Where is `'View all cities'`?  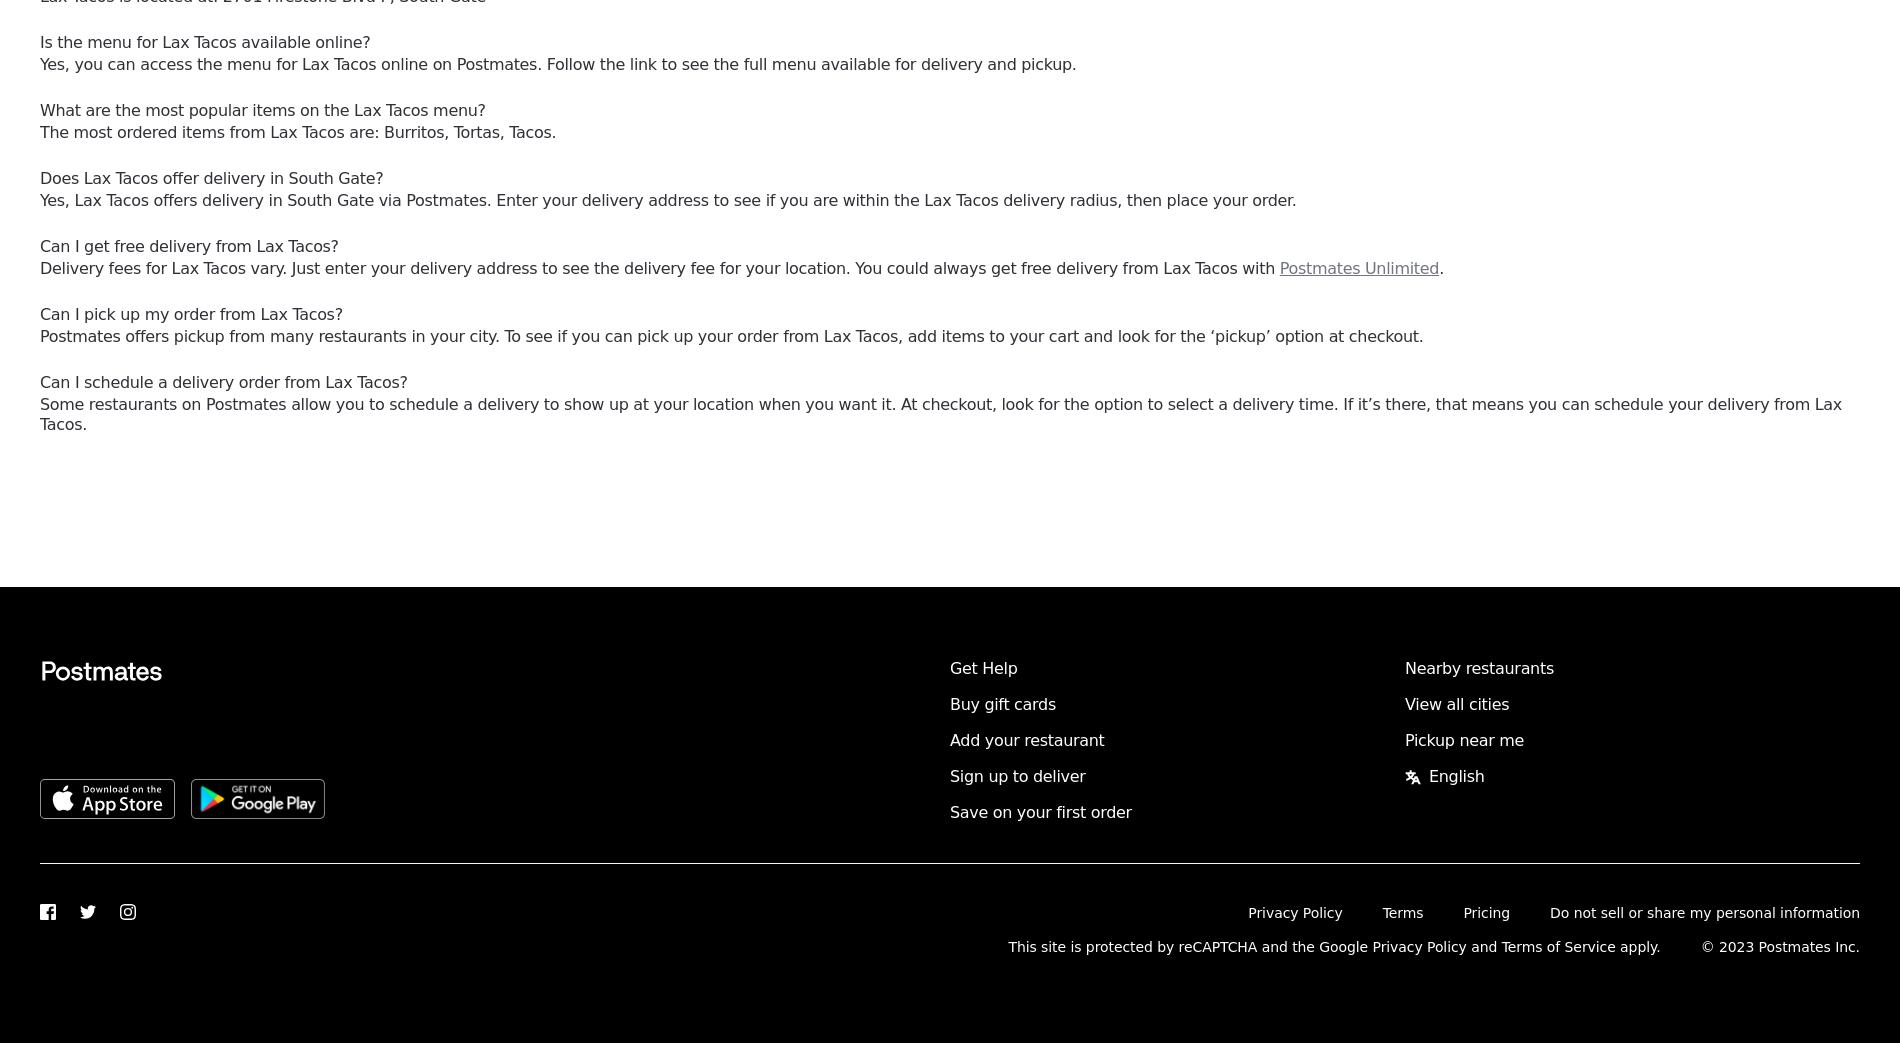 'View all cities' is located at coordinates (1404, 704).